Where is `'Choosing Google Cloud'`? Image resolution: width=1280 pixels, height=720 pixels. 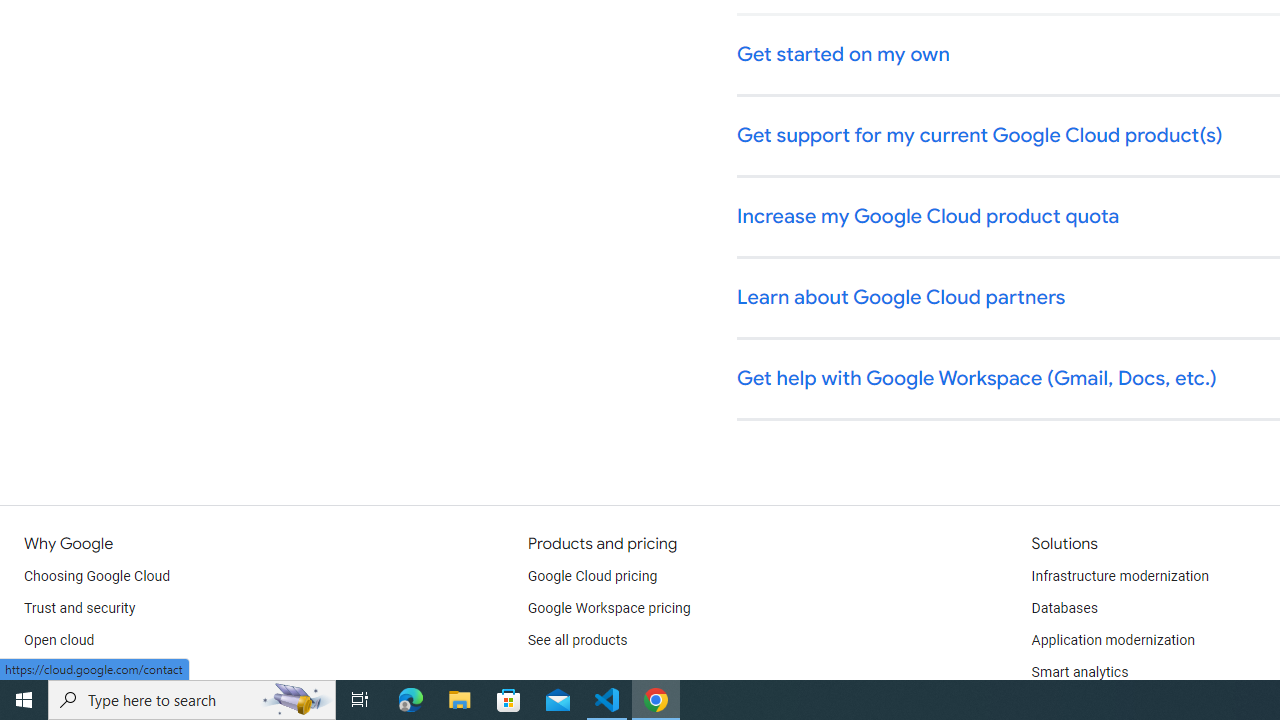
'Choosing Google Cloud' is located at coordinates (96, 577).